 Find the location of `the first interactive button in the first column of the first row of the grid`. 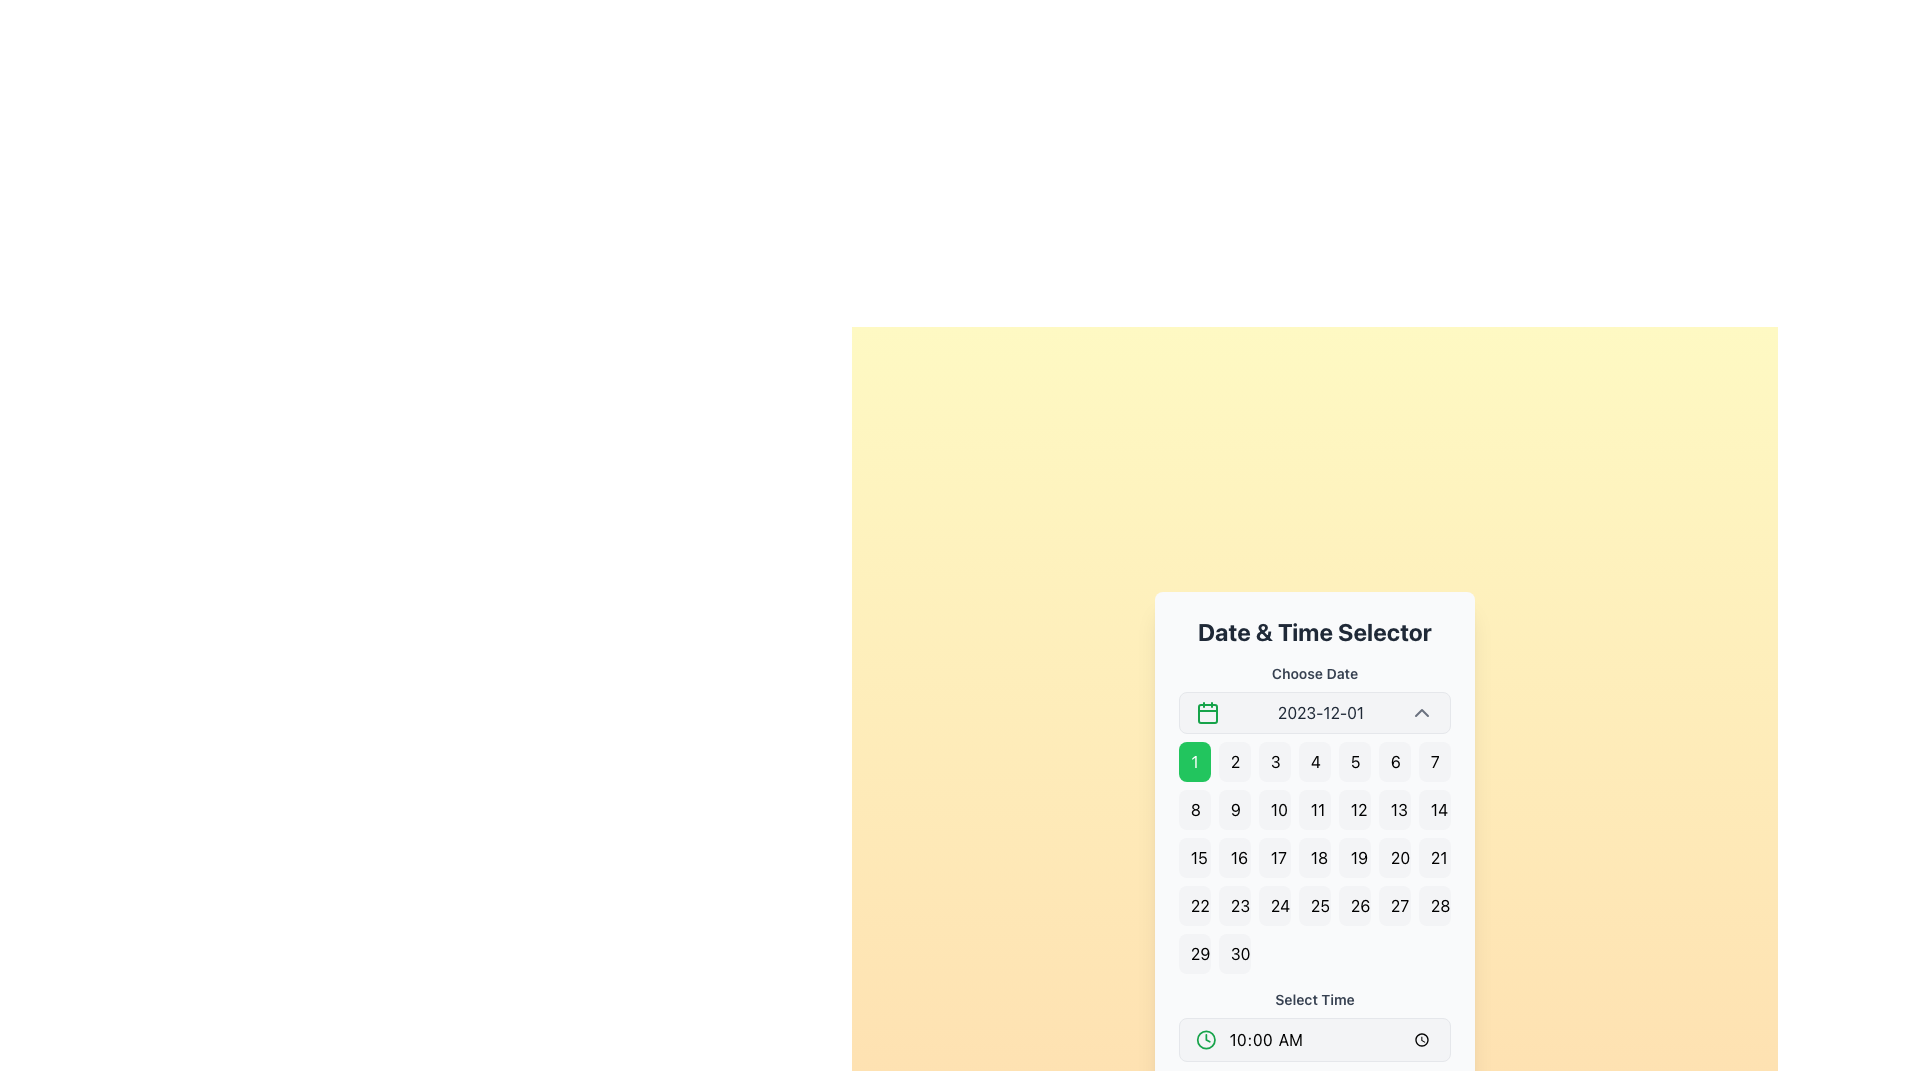

the first interactive button in the first column of the first row of the grid is located at coordinates (1195, 762).